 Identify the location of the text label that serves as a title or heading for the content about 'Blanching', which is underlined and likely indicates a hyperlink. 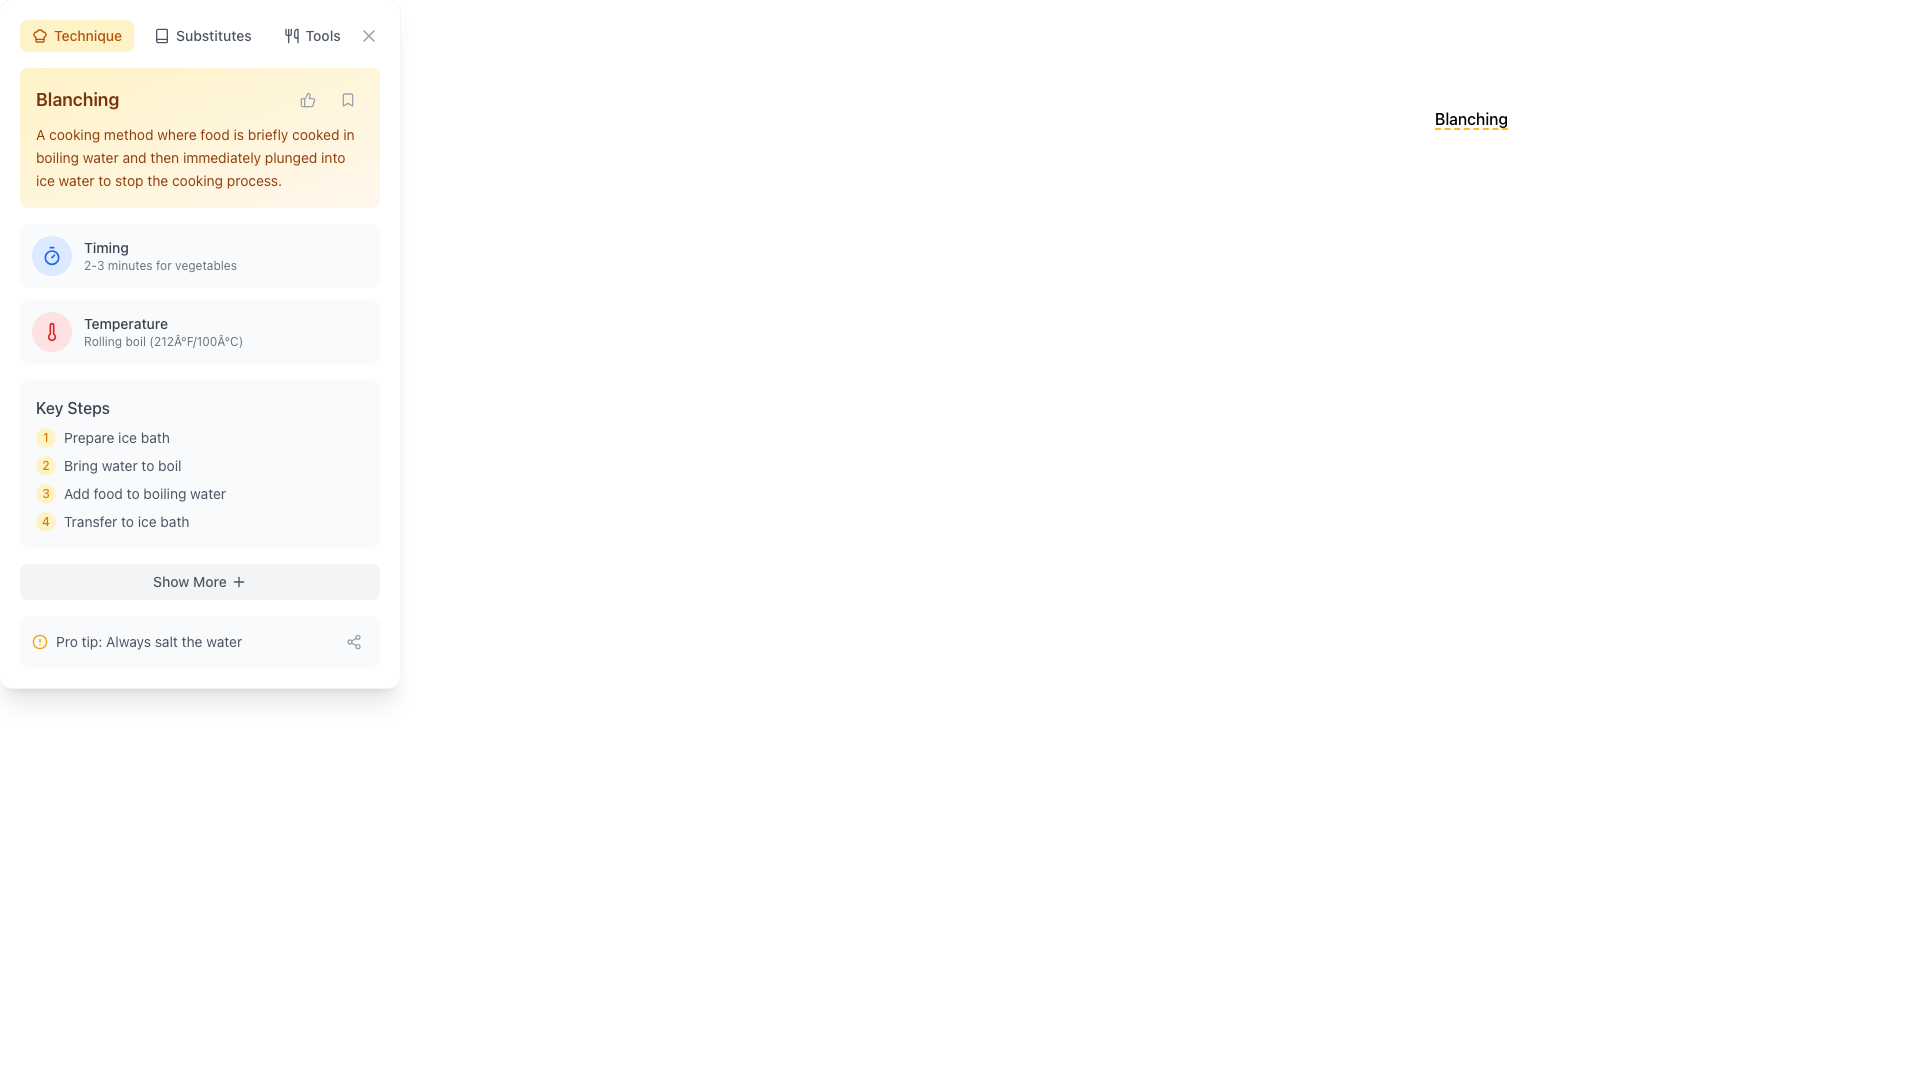
(1471, 119).